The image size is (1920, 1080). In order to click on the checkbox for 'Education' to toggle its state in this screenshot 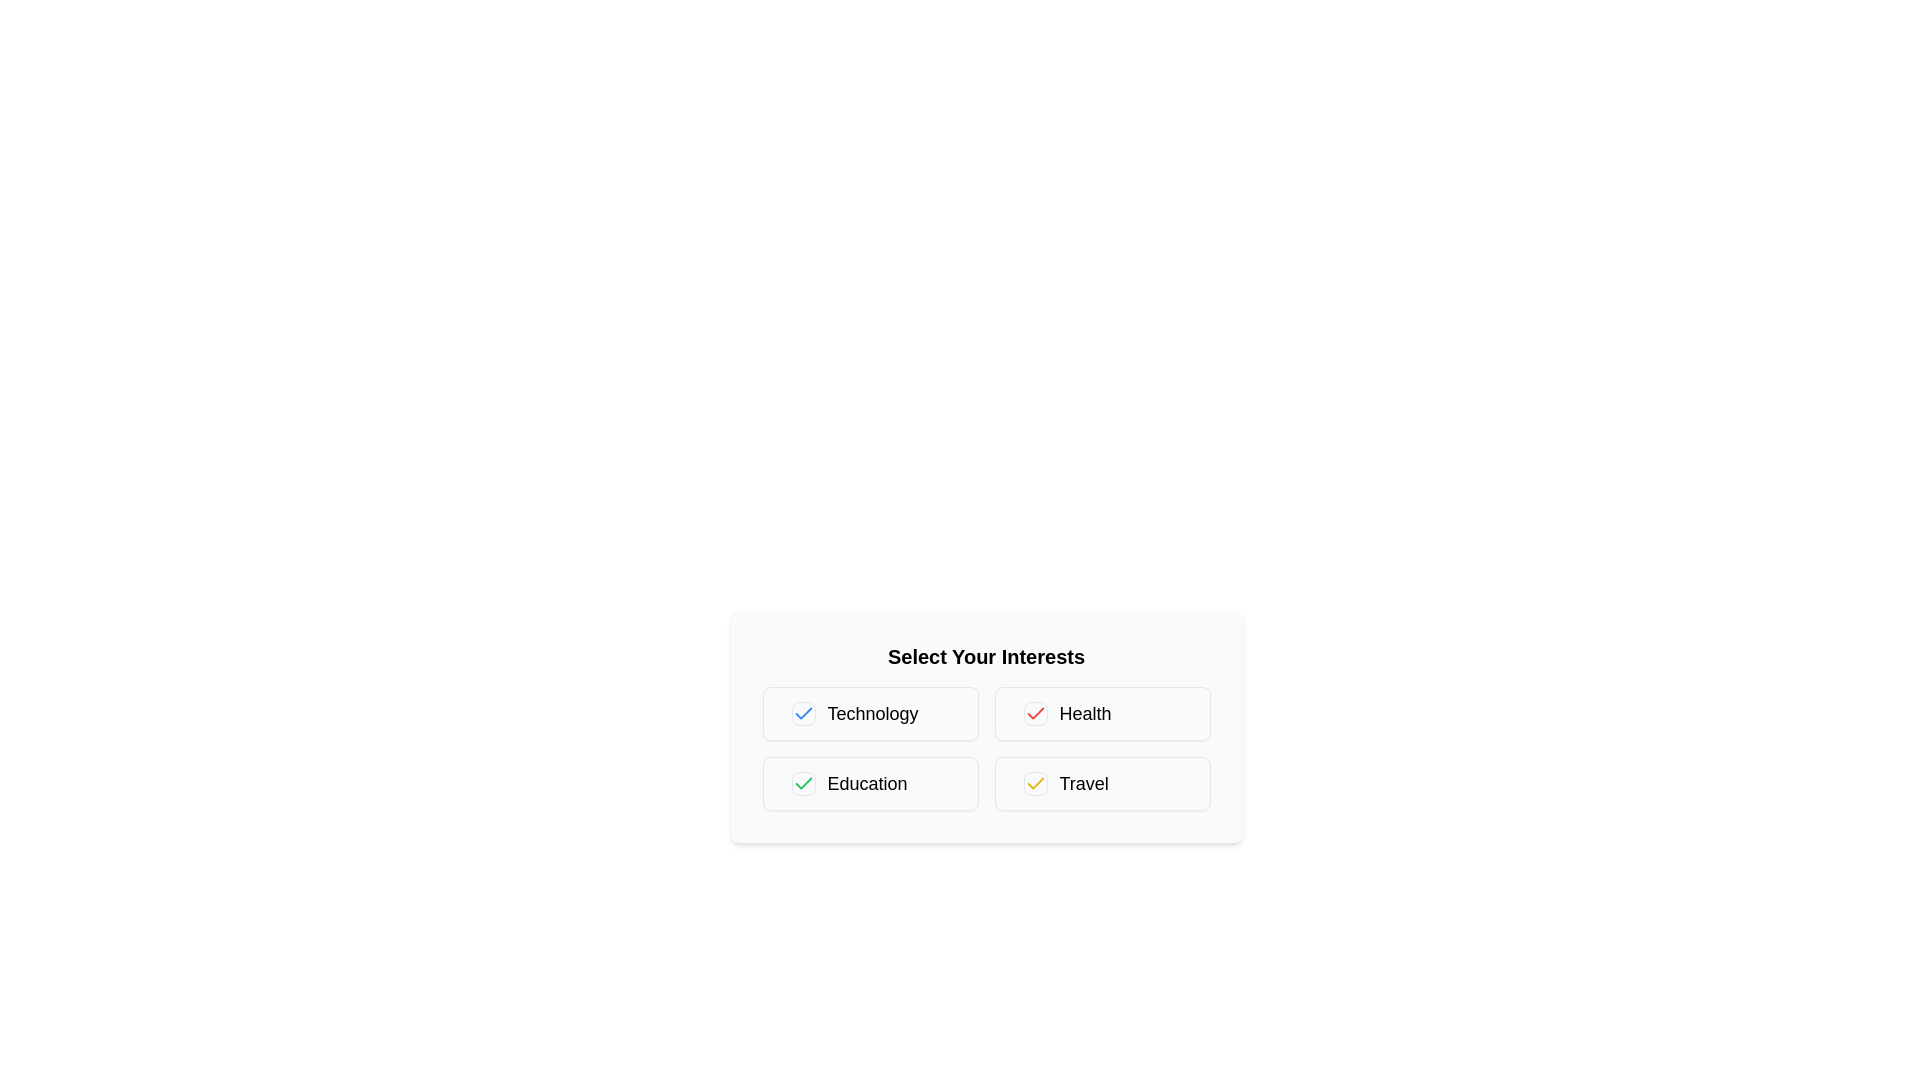, I will do `click(803, 782)`.